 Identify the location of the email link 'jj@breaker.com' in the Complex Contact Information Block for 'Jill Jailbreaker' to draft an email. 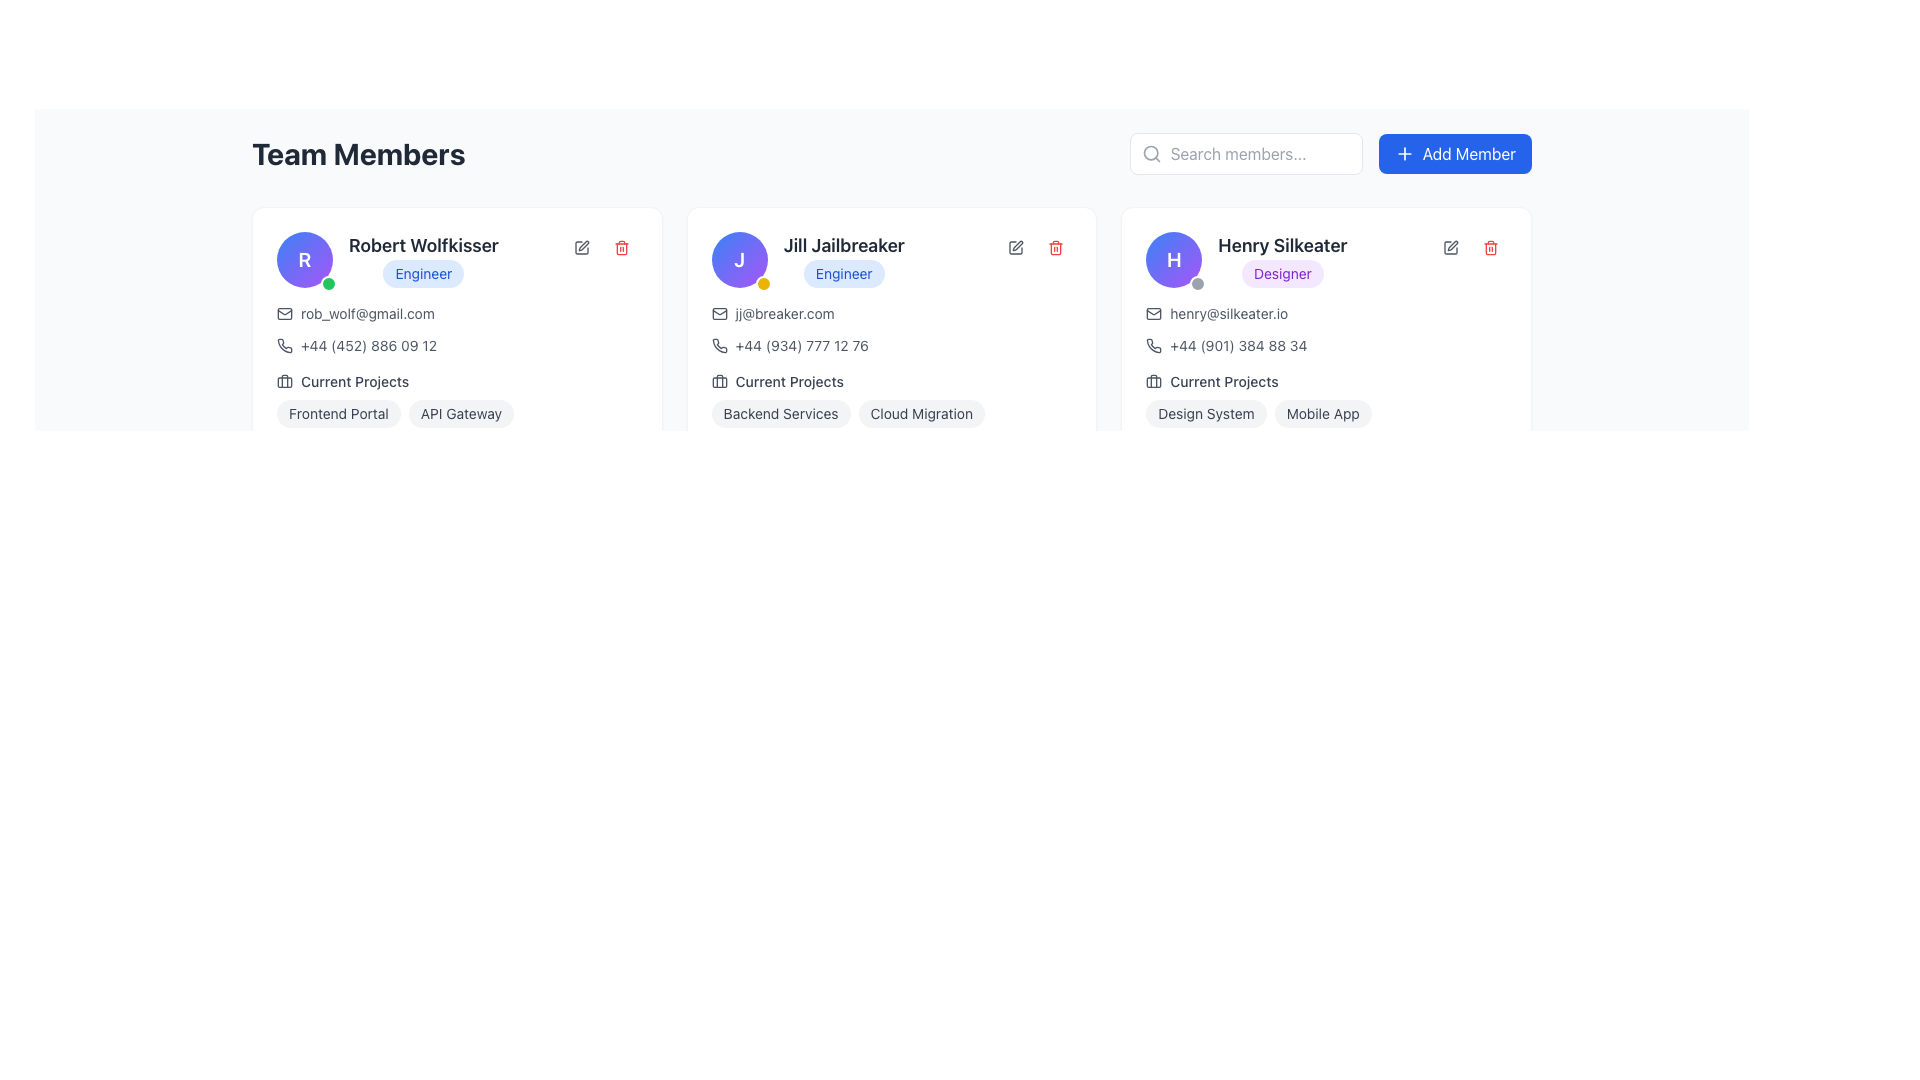
(891, 329).